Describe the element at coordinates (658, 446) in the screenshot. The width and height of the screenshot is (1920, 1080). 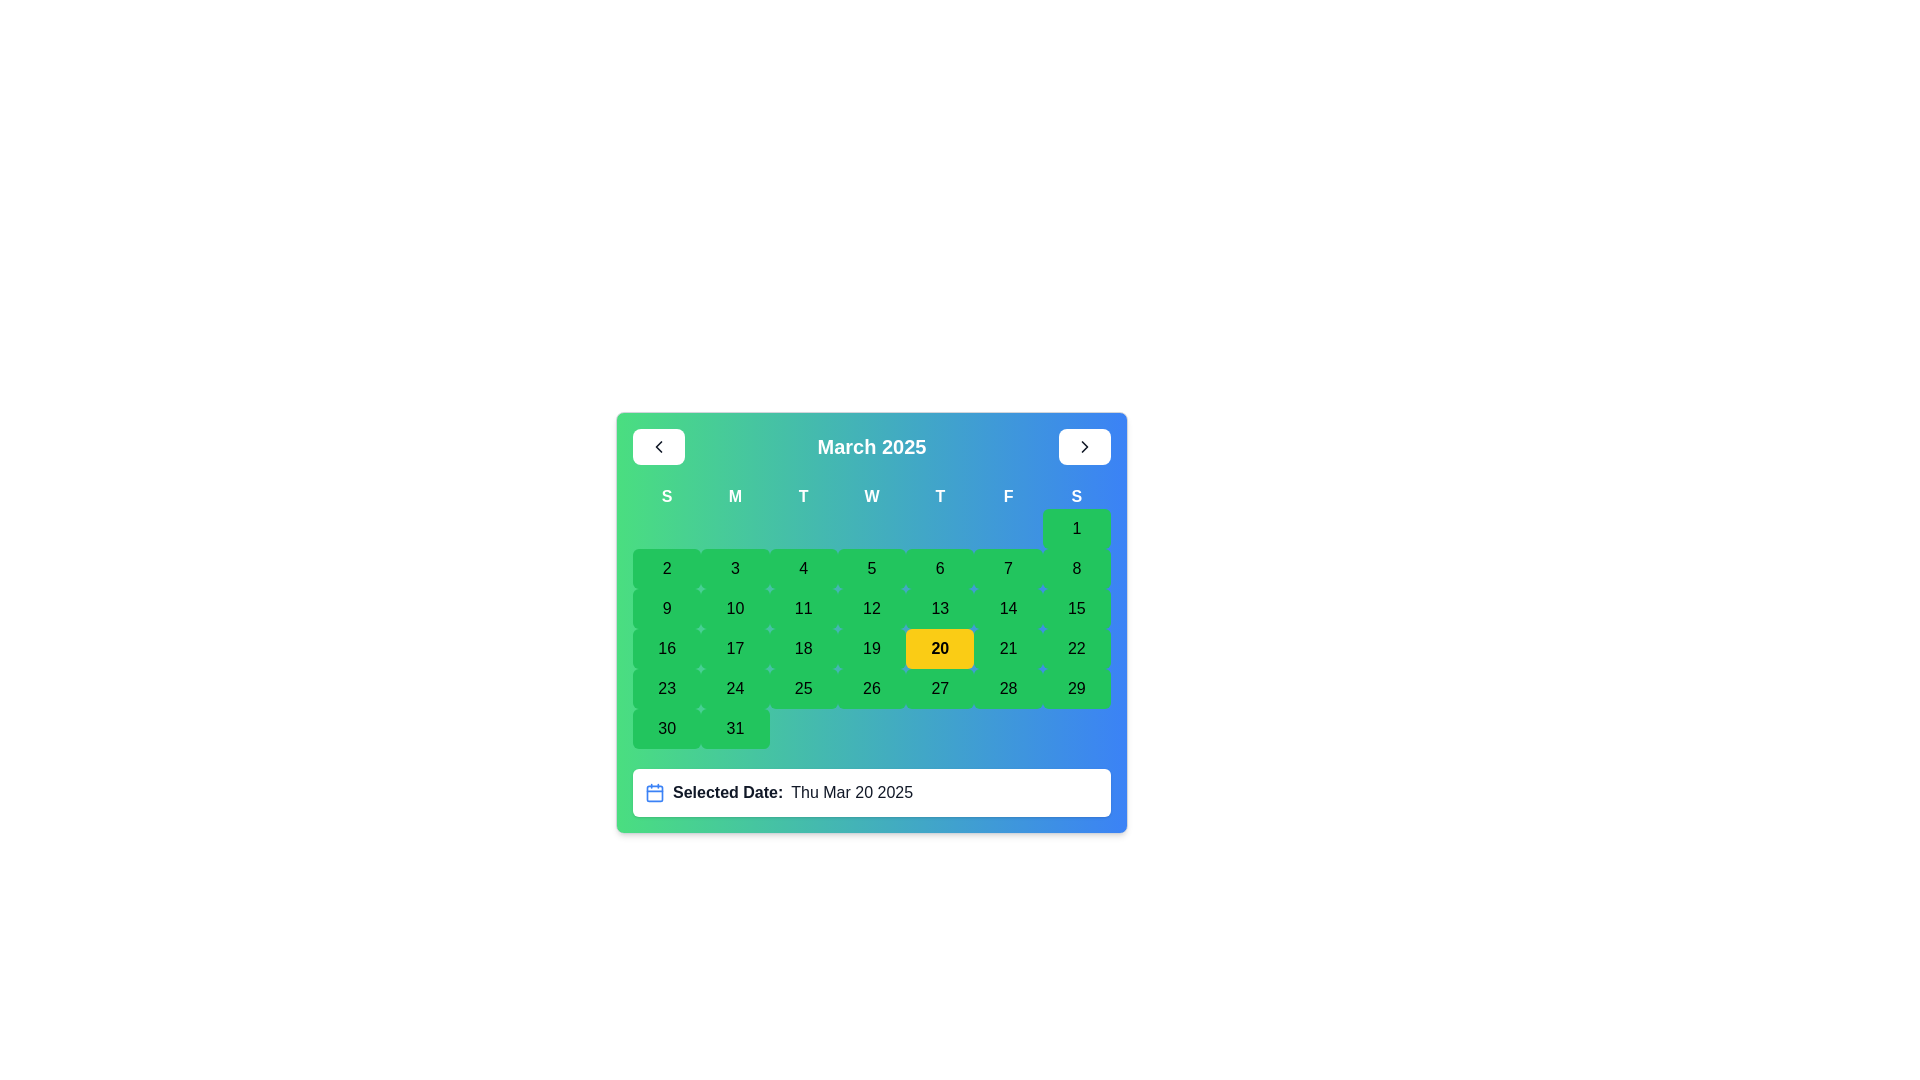
I see `the Chevron Left icon located in the top-left corner of the calendar header` at that location.